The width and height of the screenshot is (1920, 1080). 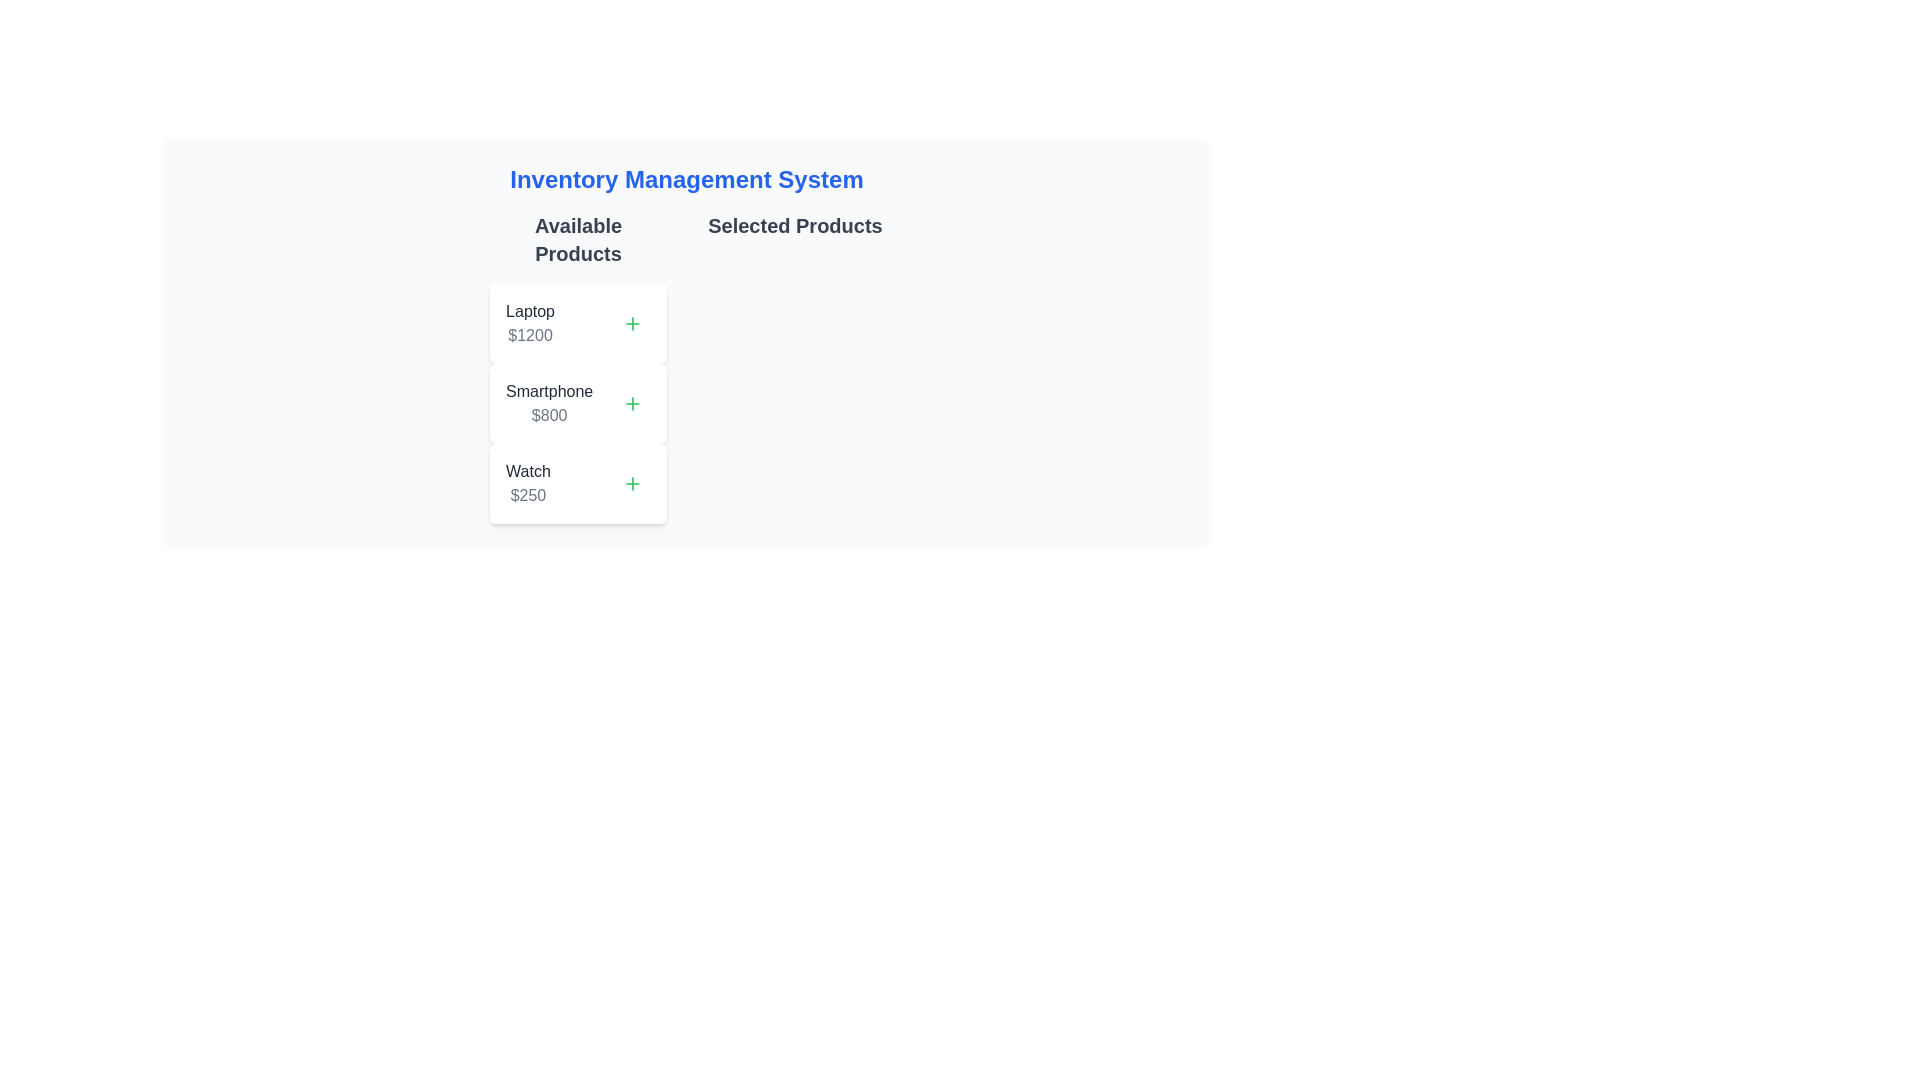 I want to click on the price display of the product 'Laptop', which is located below the 'Laptop' label in the product list, so click(x=530, y=334).